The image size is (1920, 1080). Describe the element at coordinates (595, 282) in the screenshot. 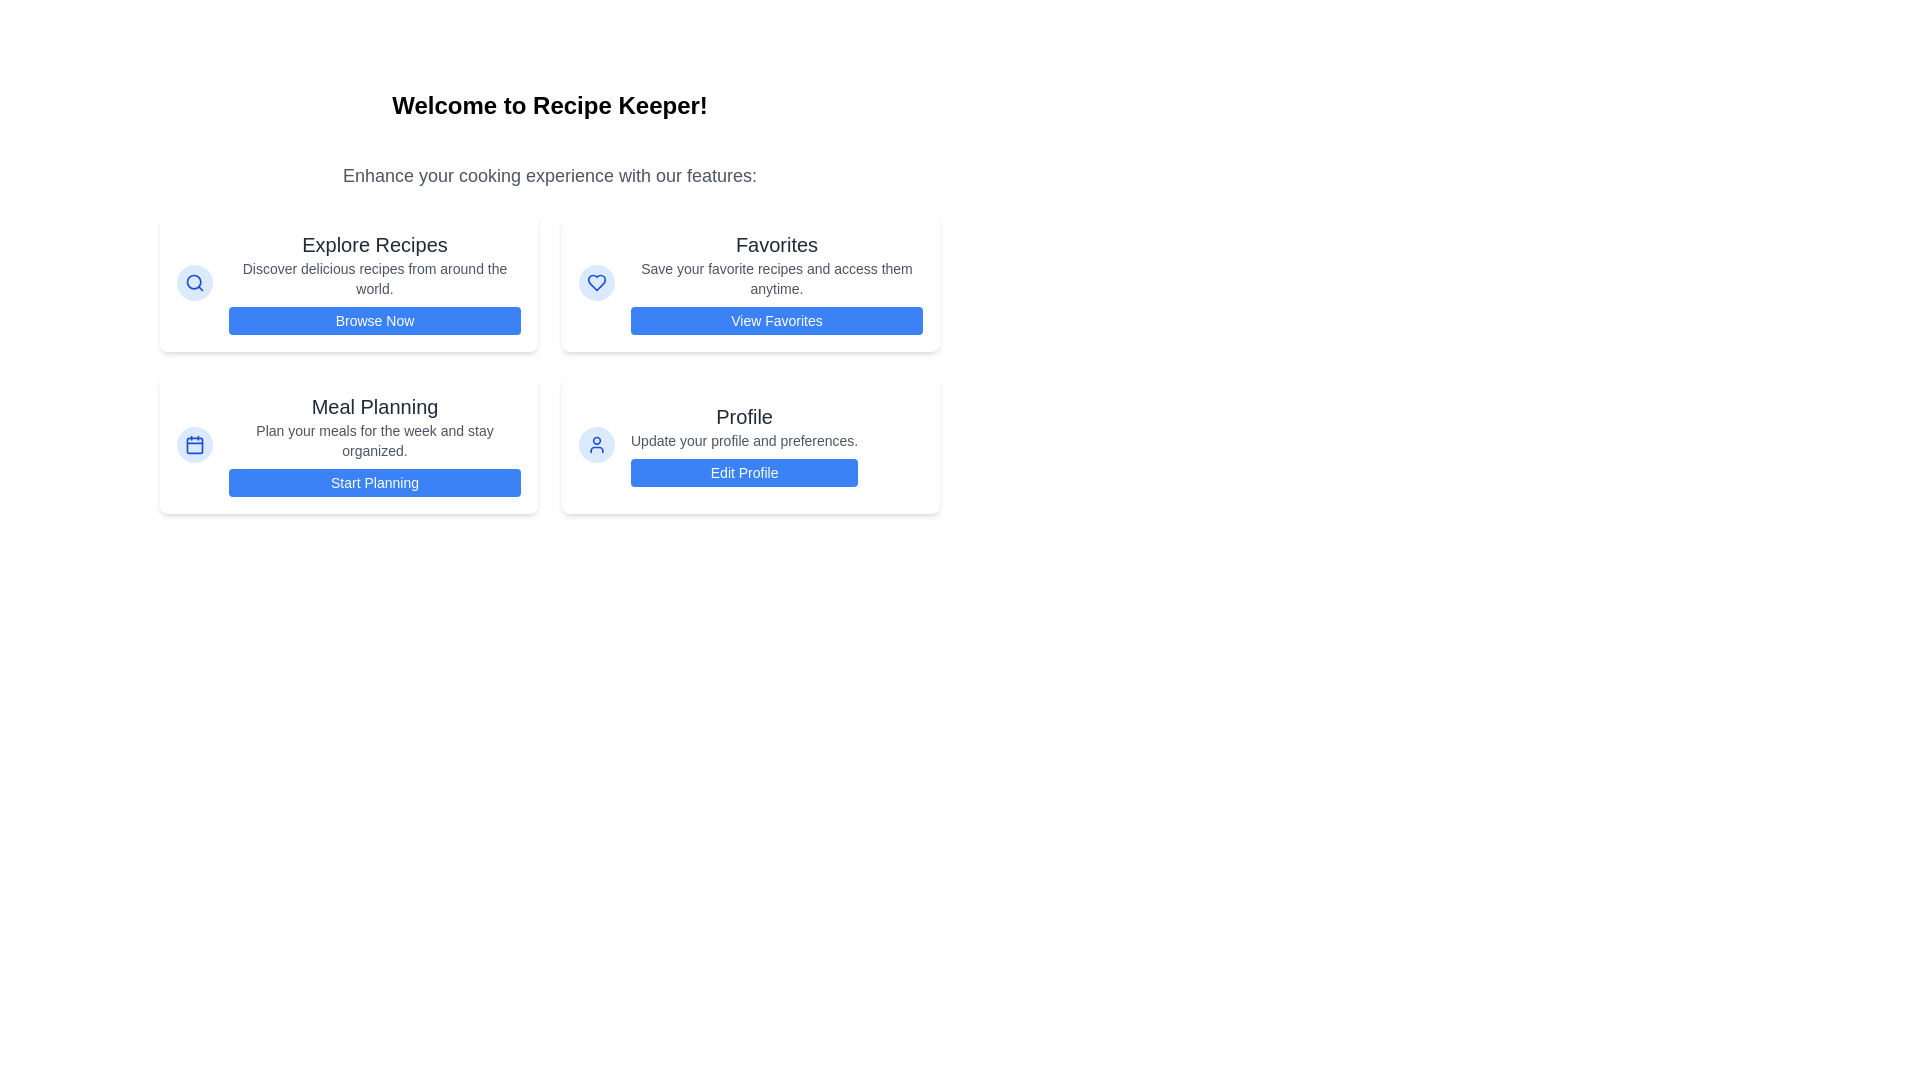

I see `the decorative 'Favorites' icon located in the upper-left part of the 'Favorites' panel` at that location.